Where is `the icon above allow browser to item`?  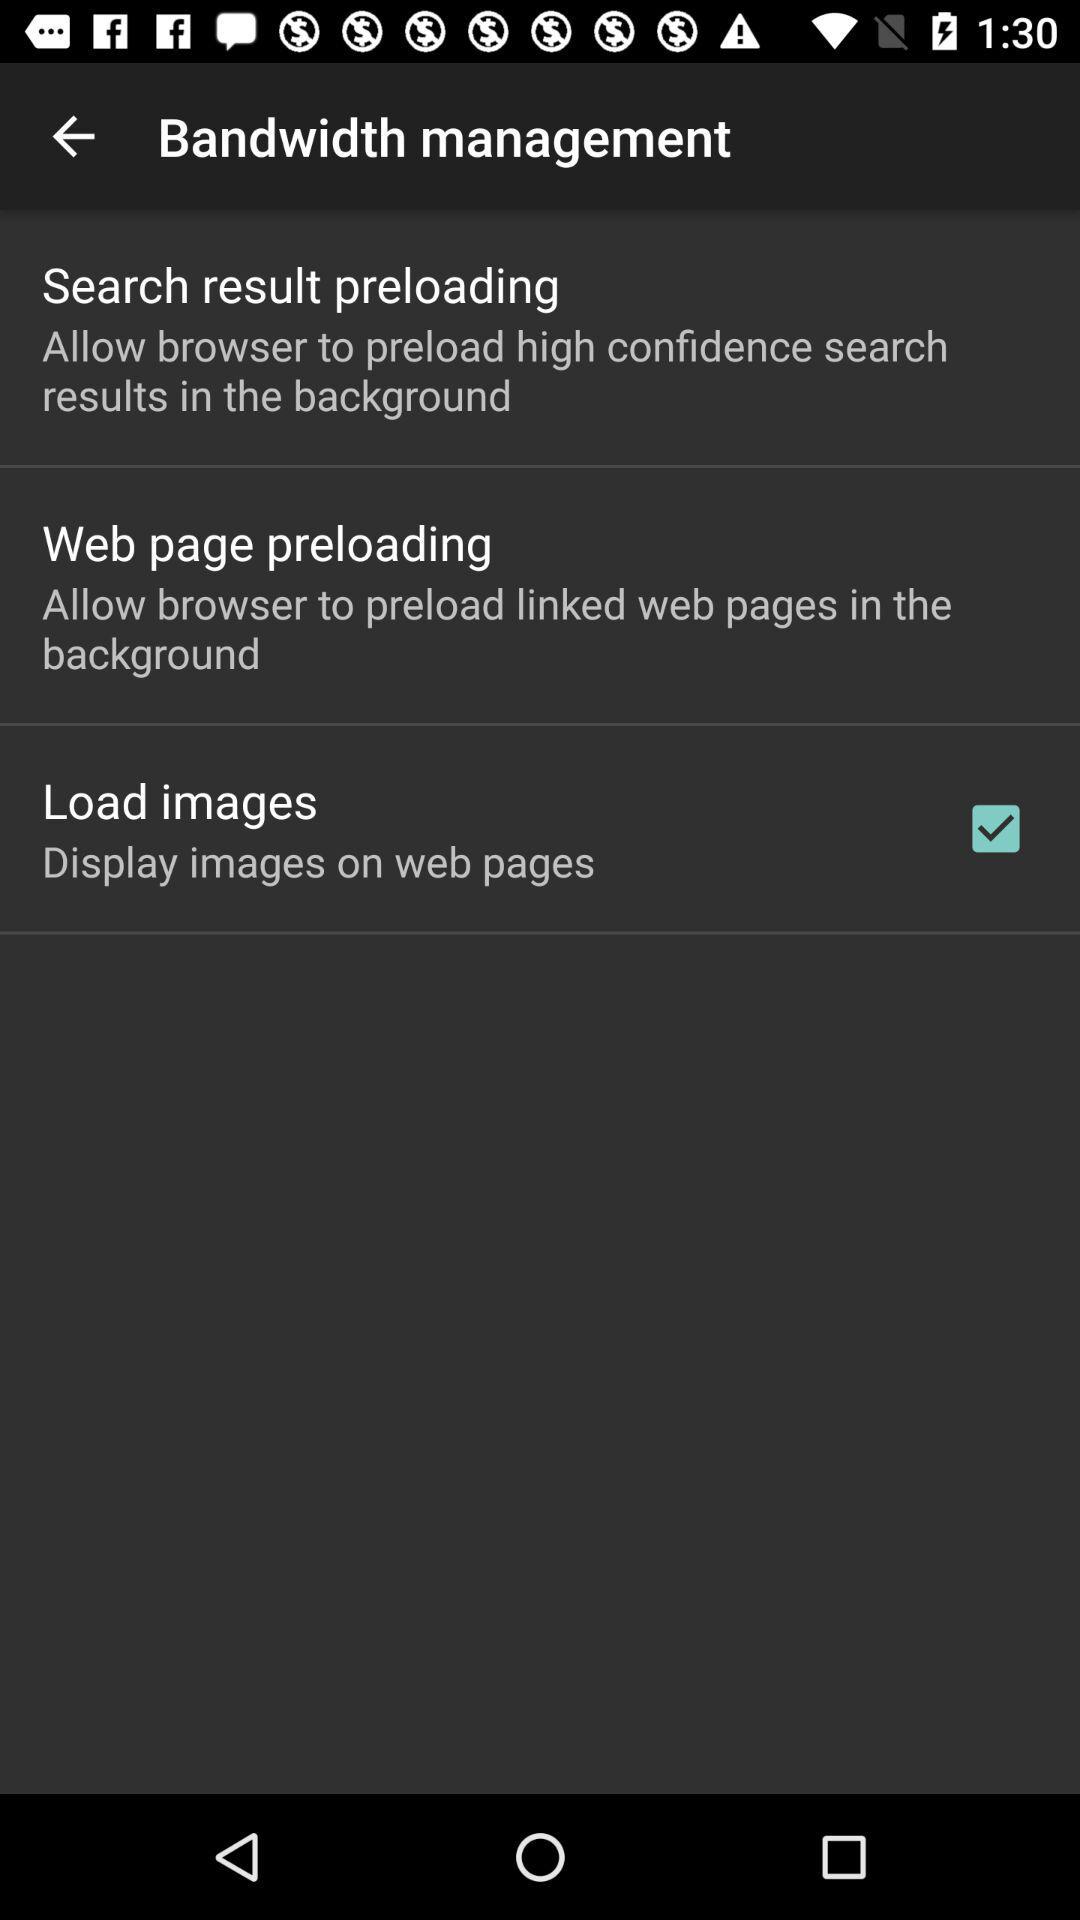 the icon above allow browser to item is located at coordinates (266, 542).